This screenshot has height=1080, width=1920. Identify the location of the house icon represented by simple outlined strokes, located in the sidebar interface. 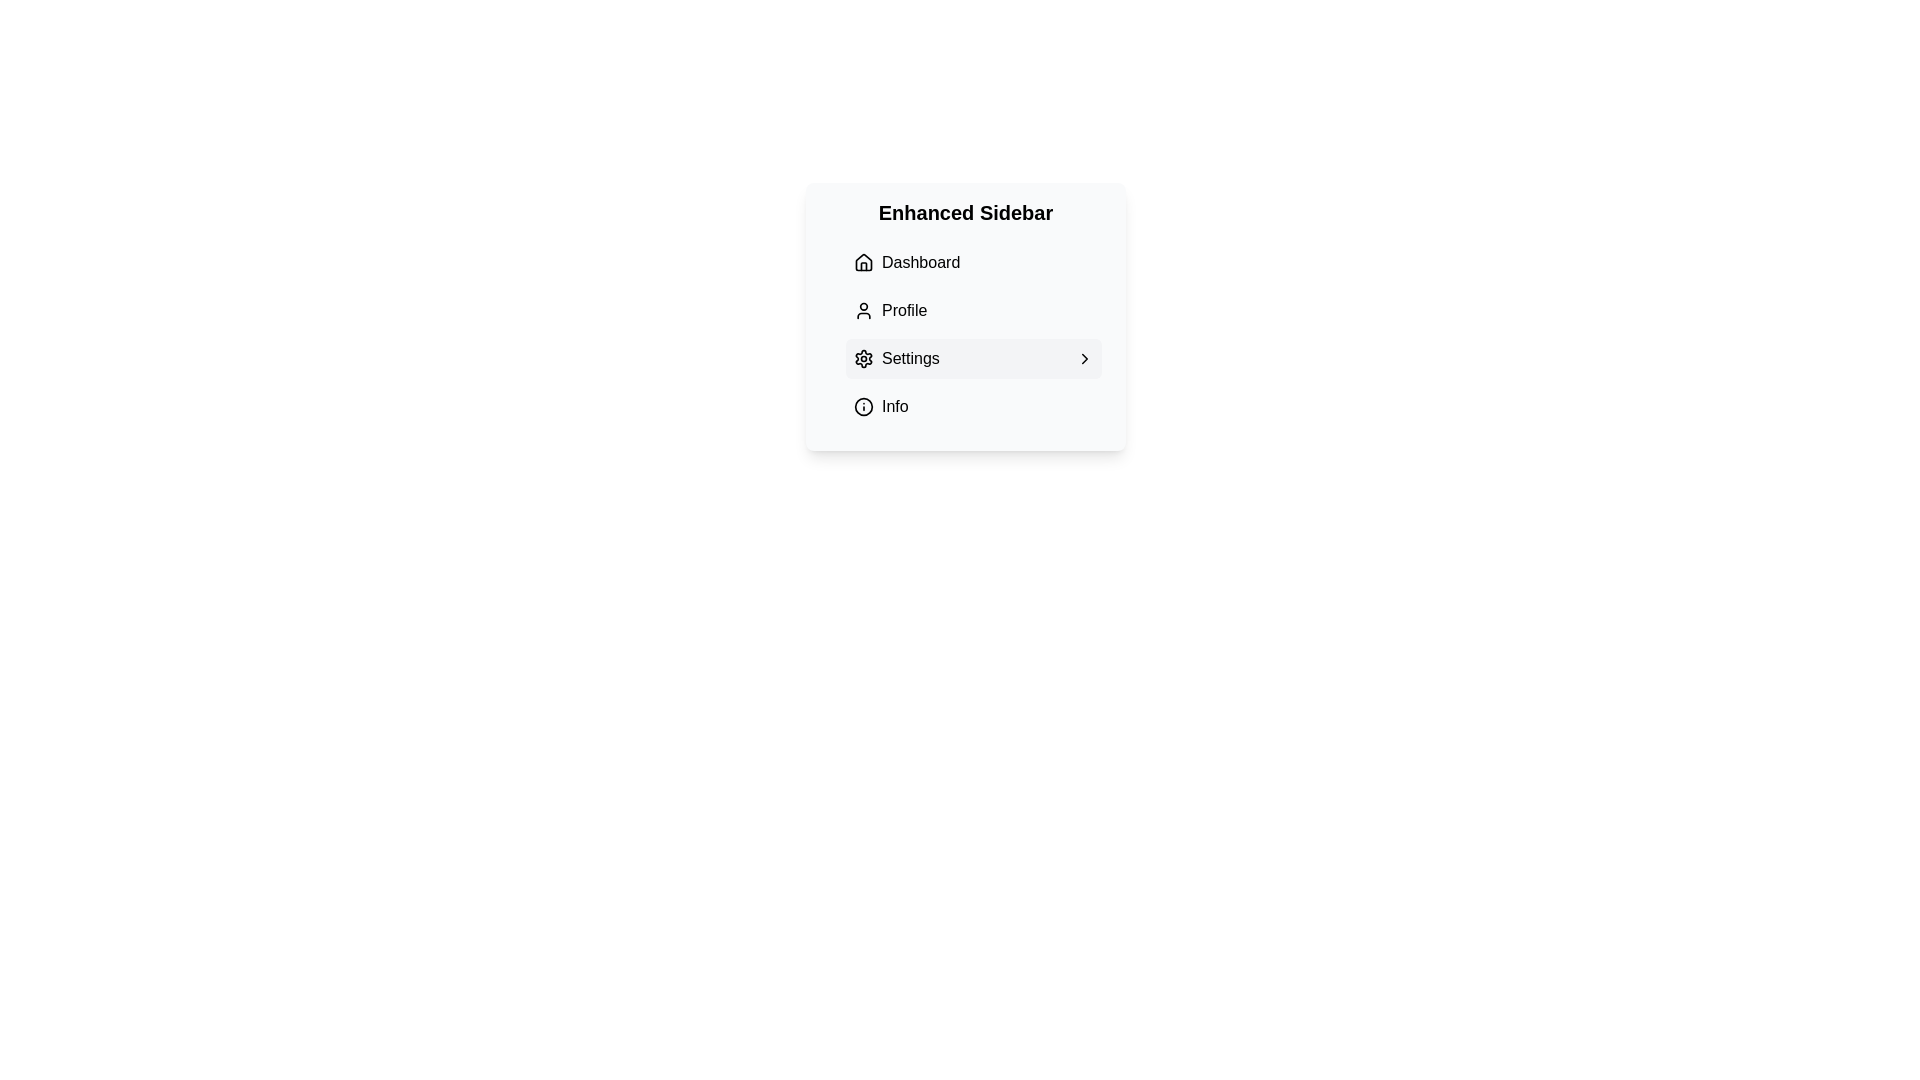
(864, 261).